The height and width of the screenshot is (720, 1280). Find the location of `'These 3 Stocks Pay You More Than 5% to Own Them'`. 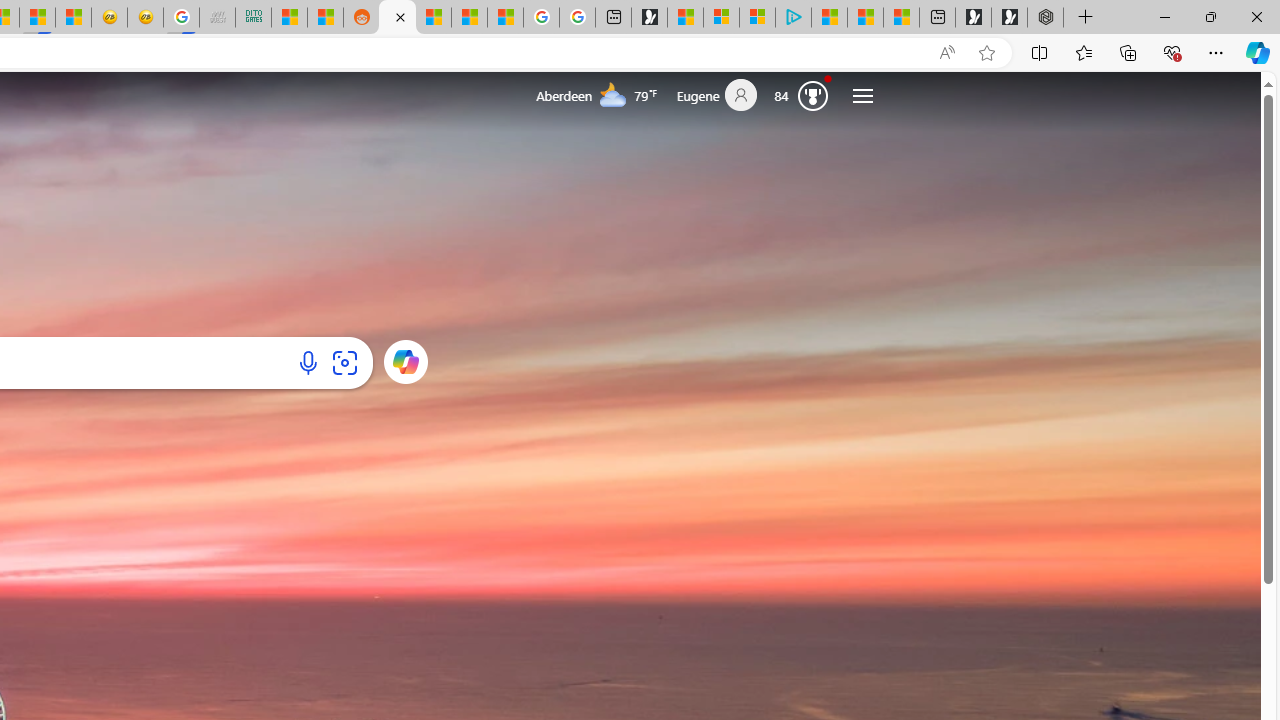

'These 3 Stocks Pay You More Than 5% to Own Them' is located at coordinates (900, 17).